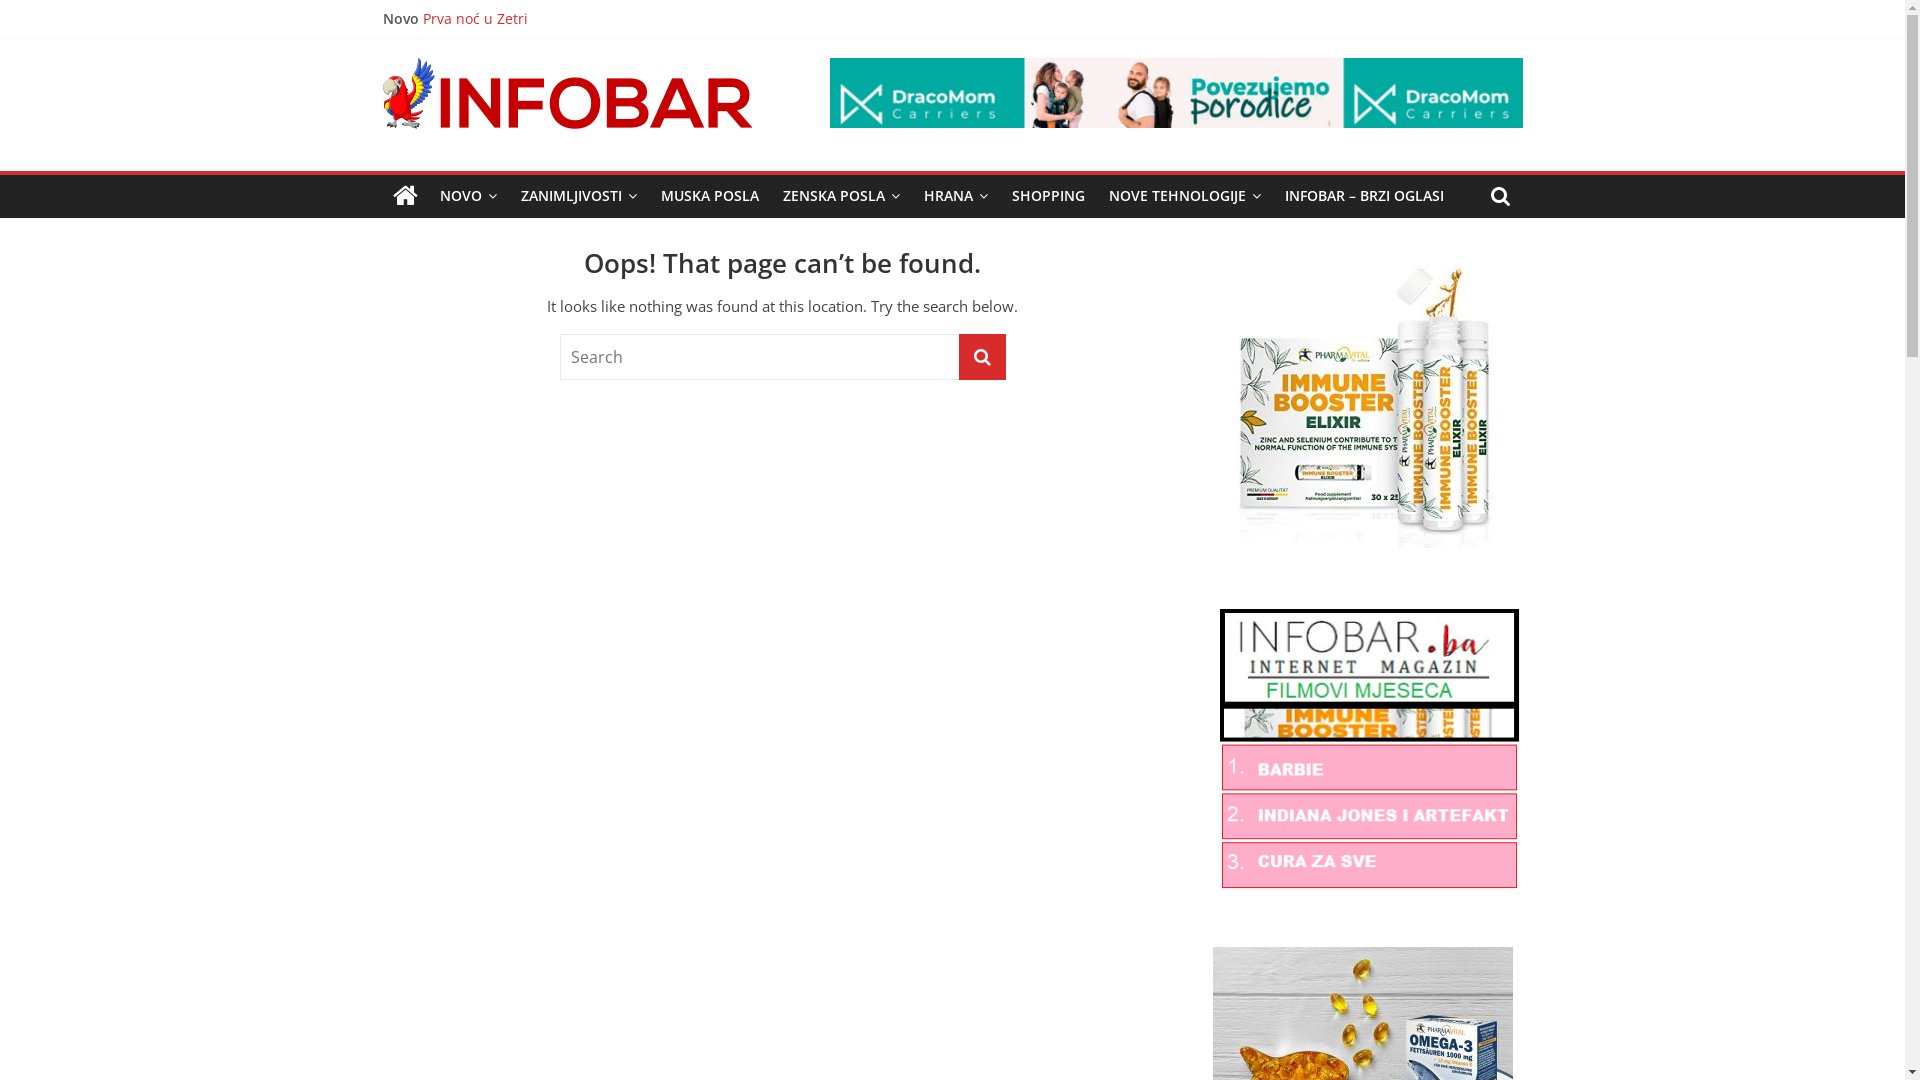 The image size is (1920, 1080). I want to click on 'ZENSKA POSLA', so click(840, 196).